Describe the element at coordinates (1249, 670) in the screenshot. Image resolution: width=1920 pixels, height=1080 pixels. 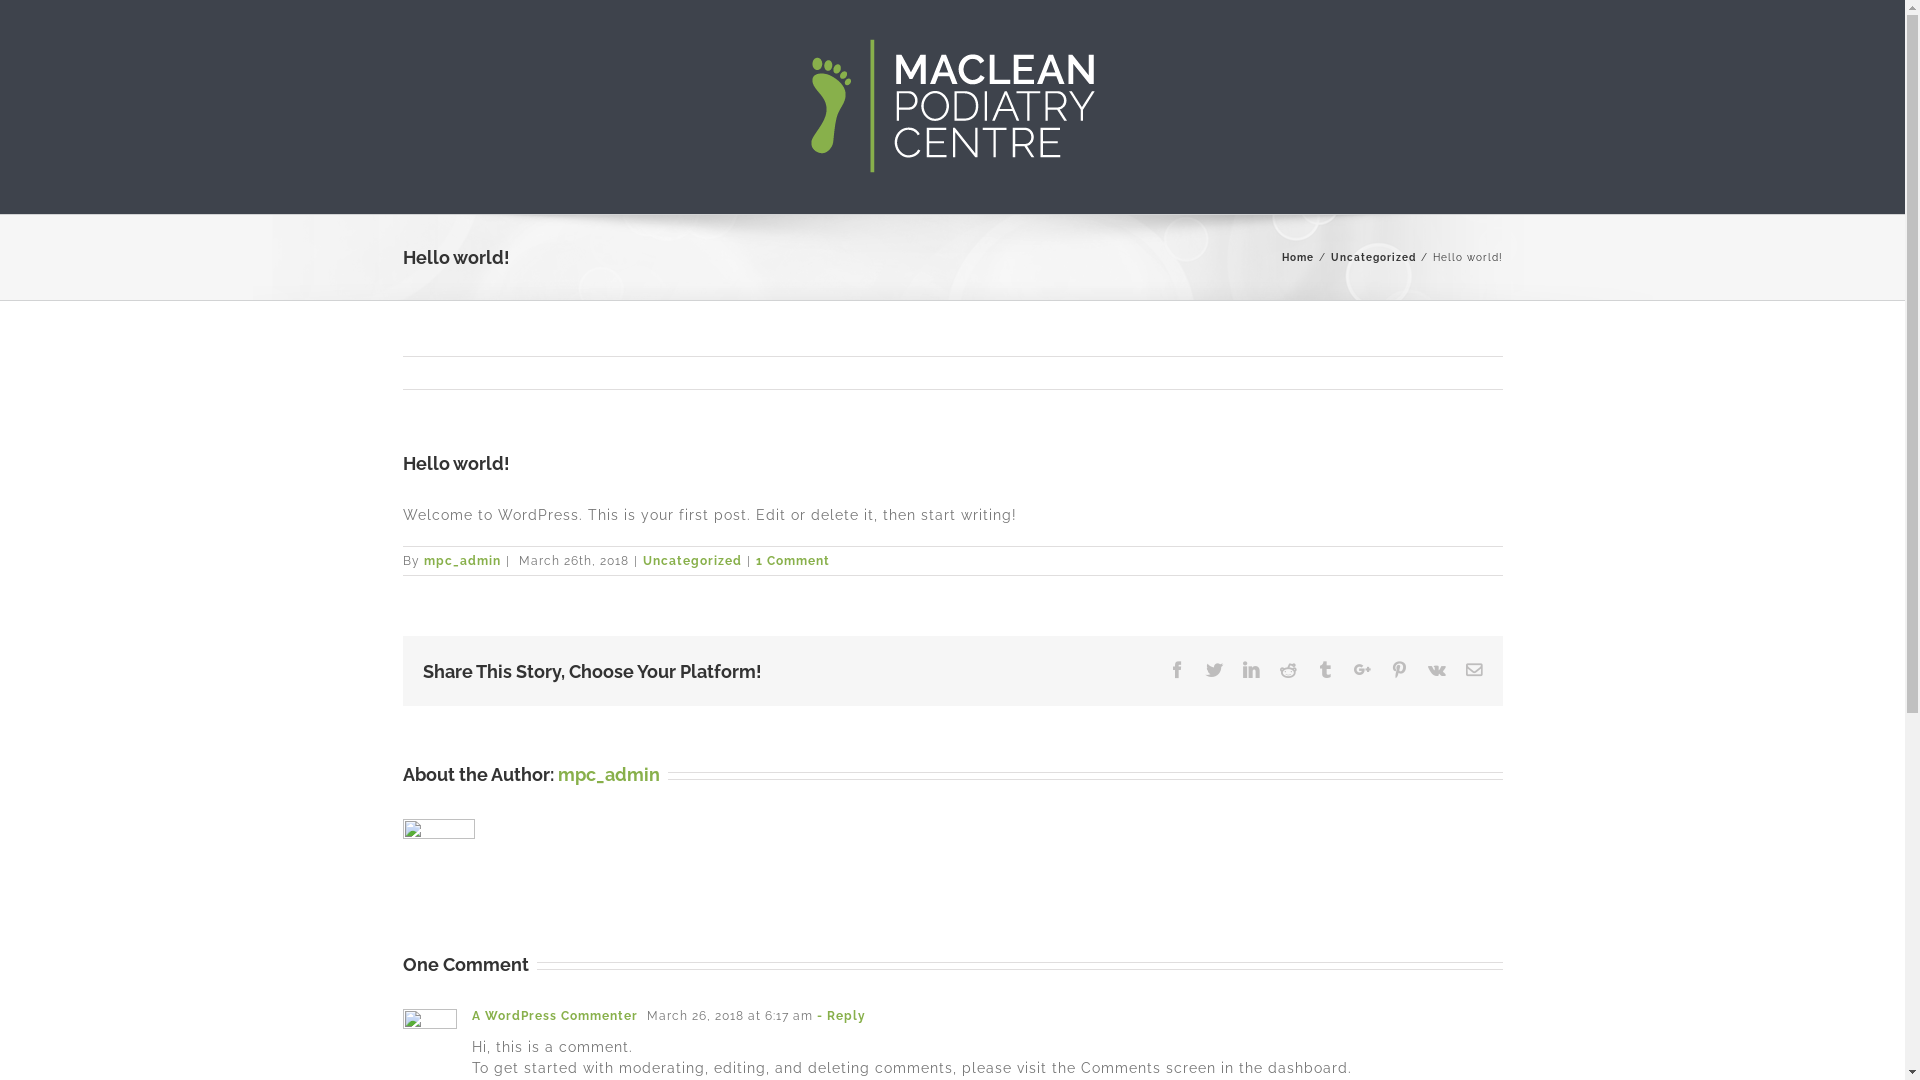
I see `'Linkedin'` at that location.